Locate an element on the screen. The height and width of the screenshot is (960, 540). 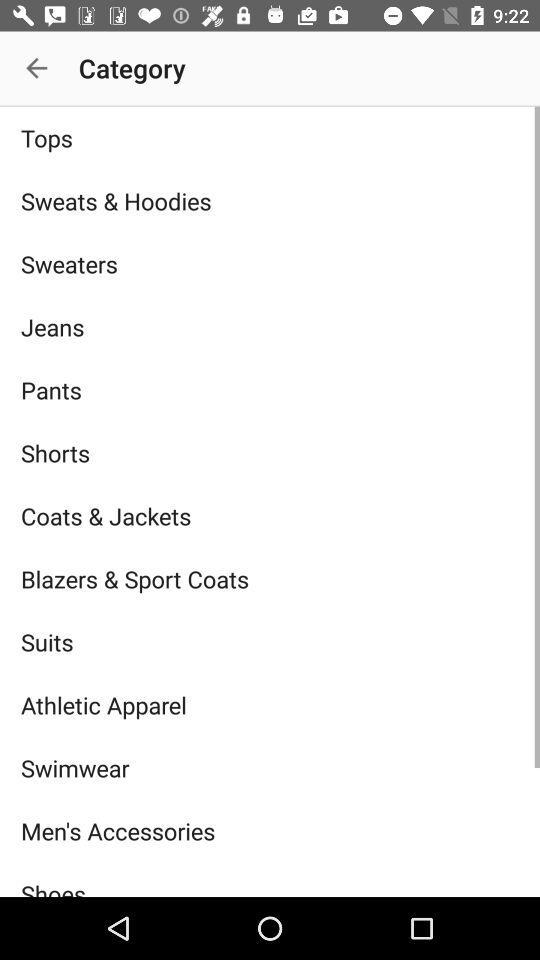
the item above shoes is located at coordinates (270, 831).